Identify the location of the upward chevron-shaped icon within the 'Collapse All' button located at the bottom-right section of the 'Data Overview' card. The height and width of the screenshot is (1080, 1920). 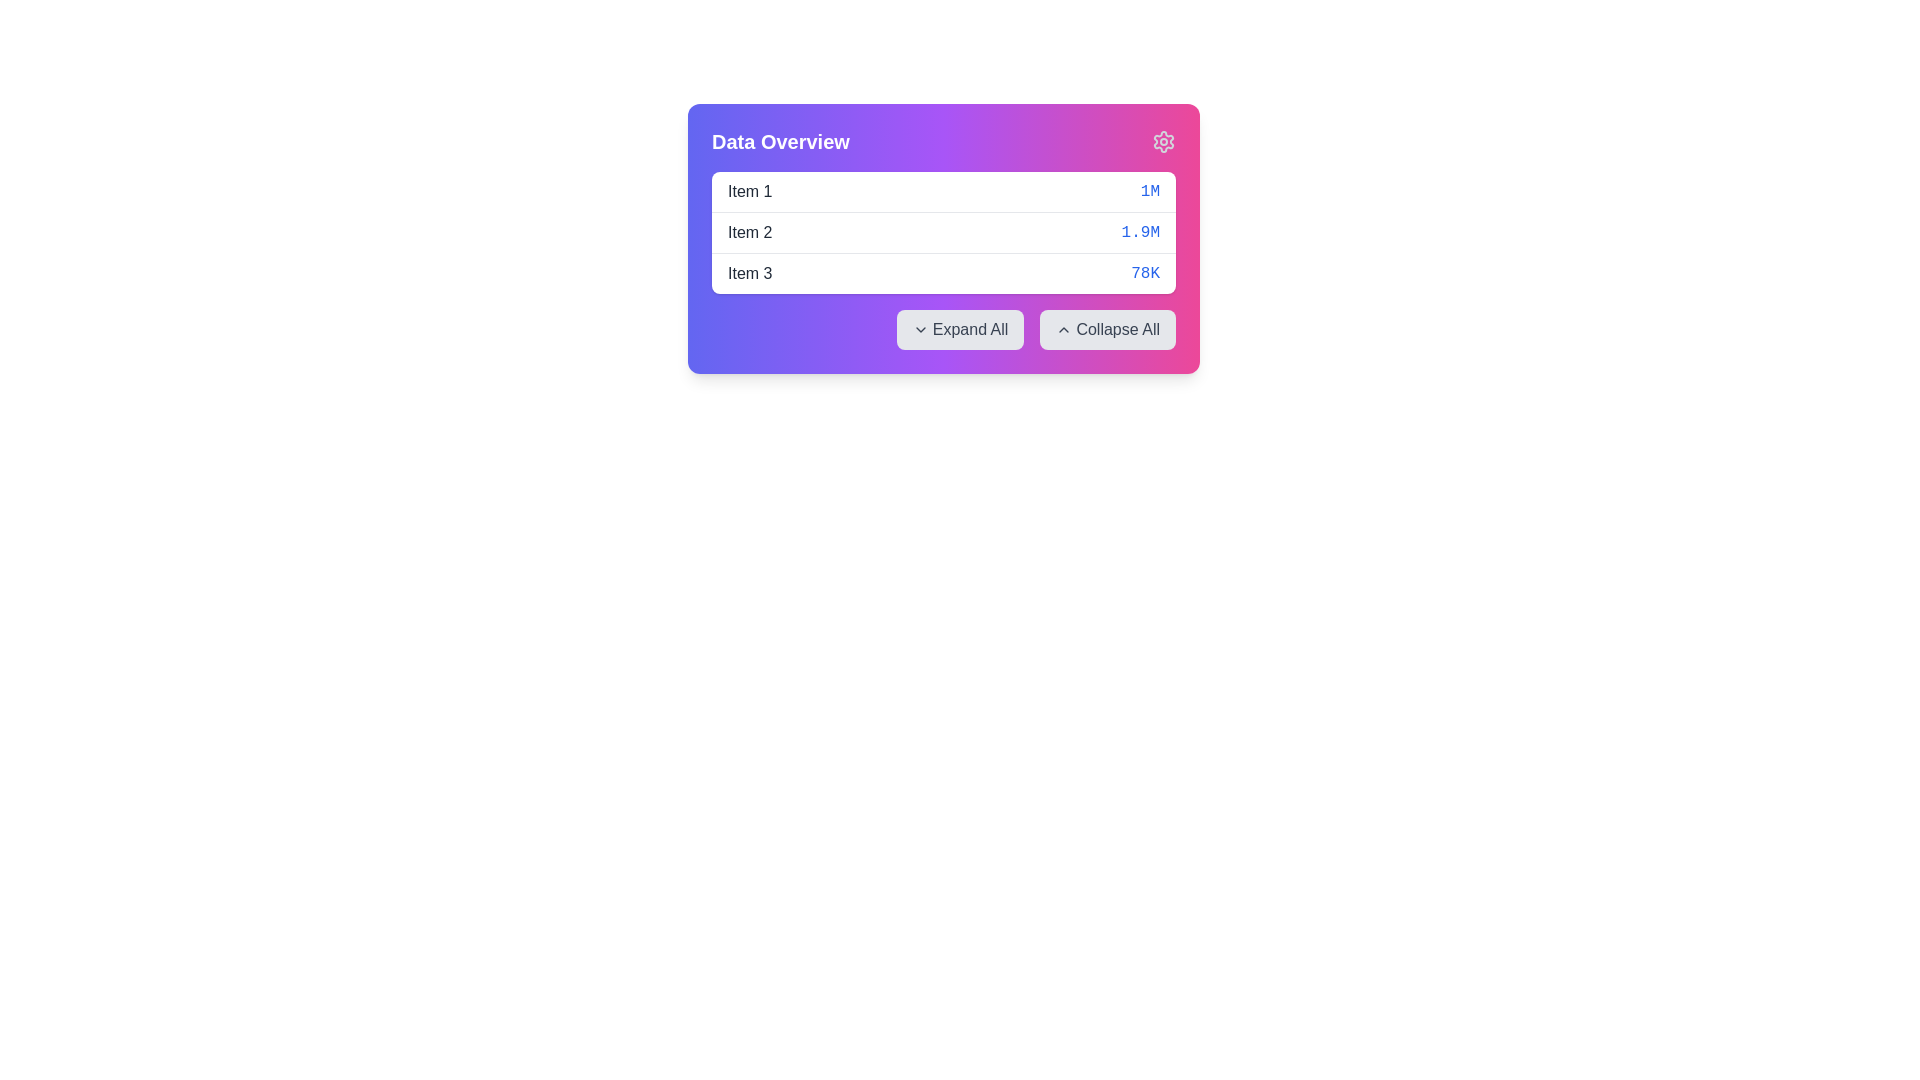
(1063, 329).